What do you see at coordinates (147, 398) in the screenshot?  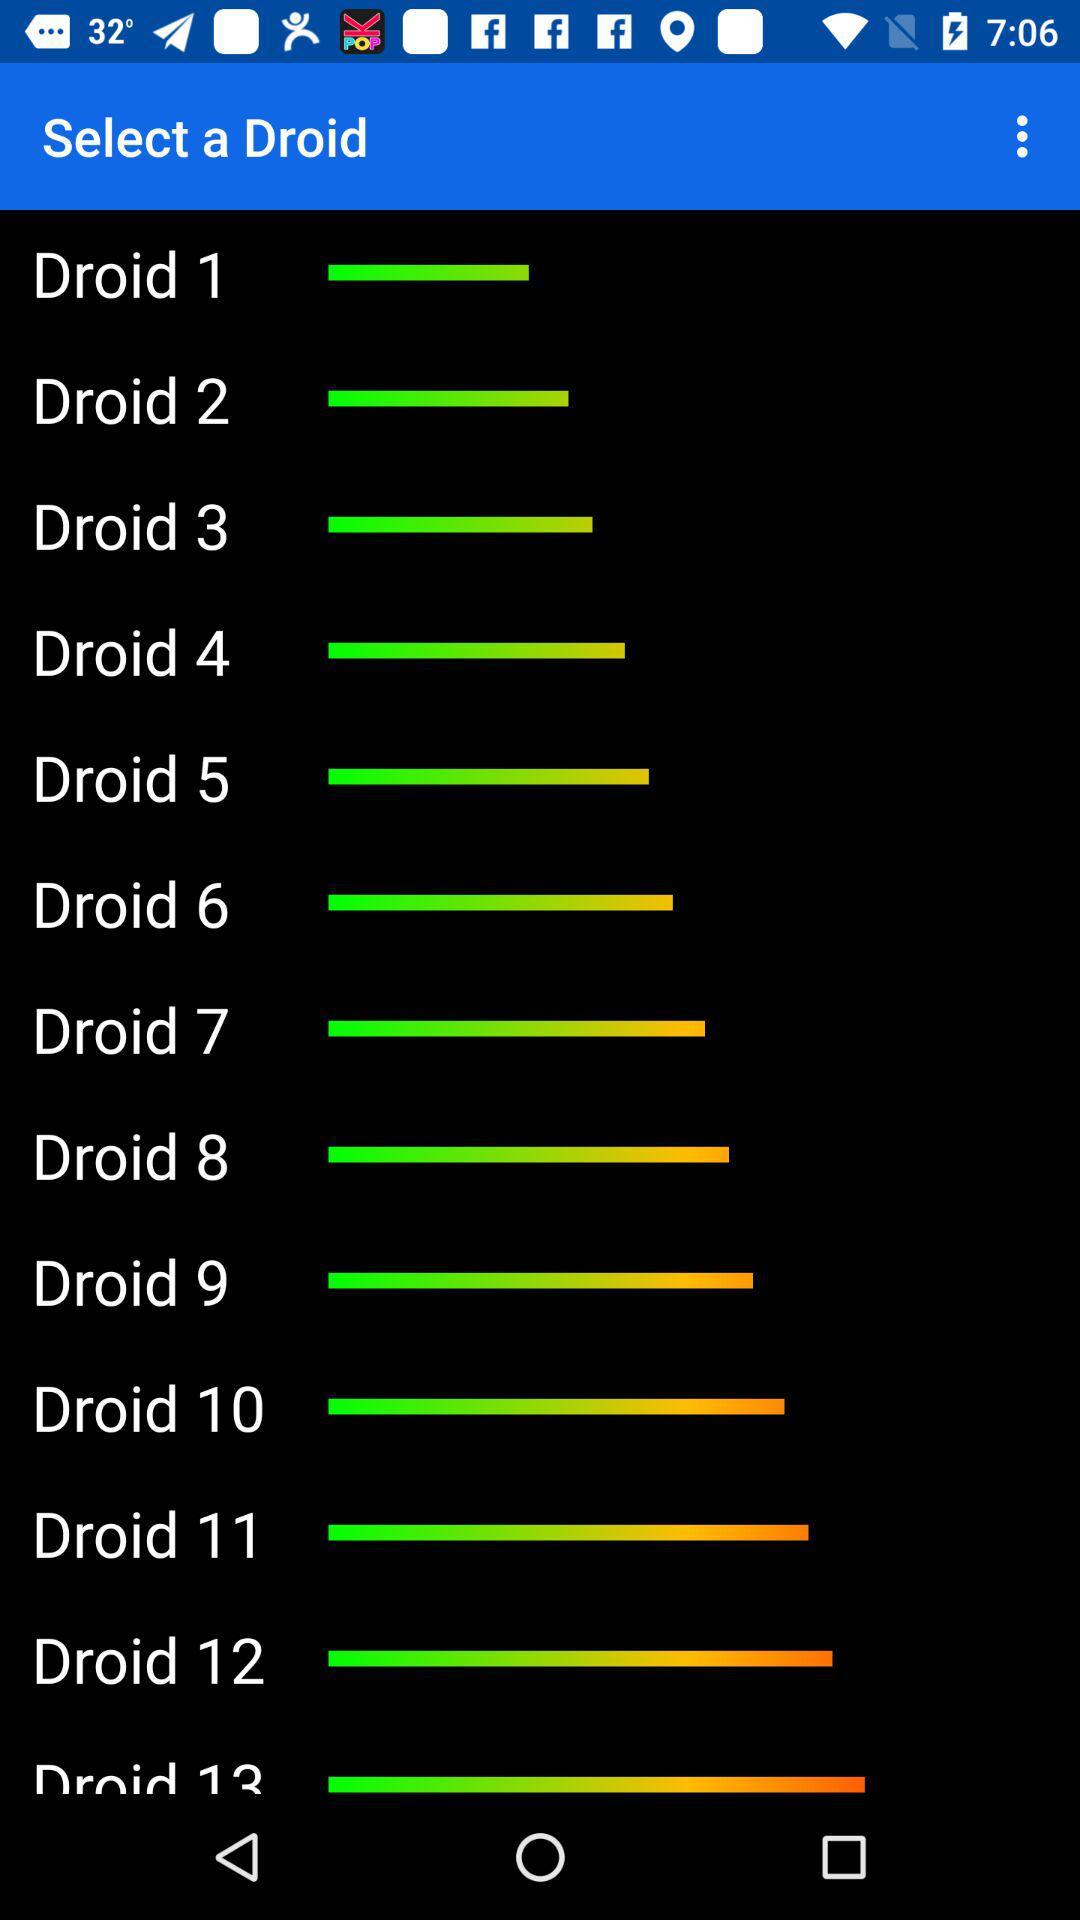 I see `app below the droid 20 app` at bounding box center [147, 398].